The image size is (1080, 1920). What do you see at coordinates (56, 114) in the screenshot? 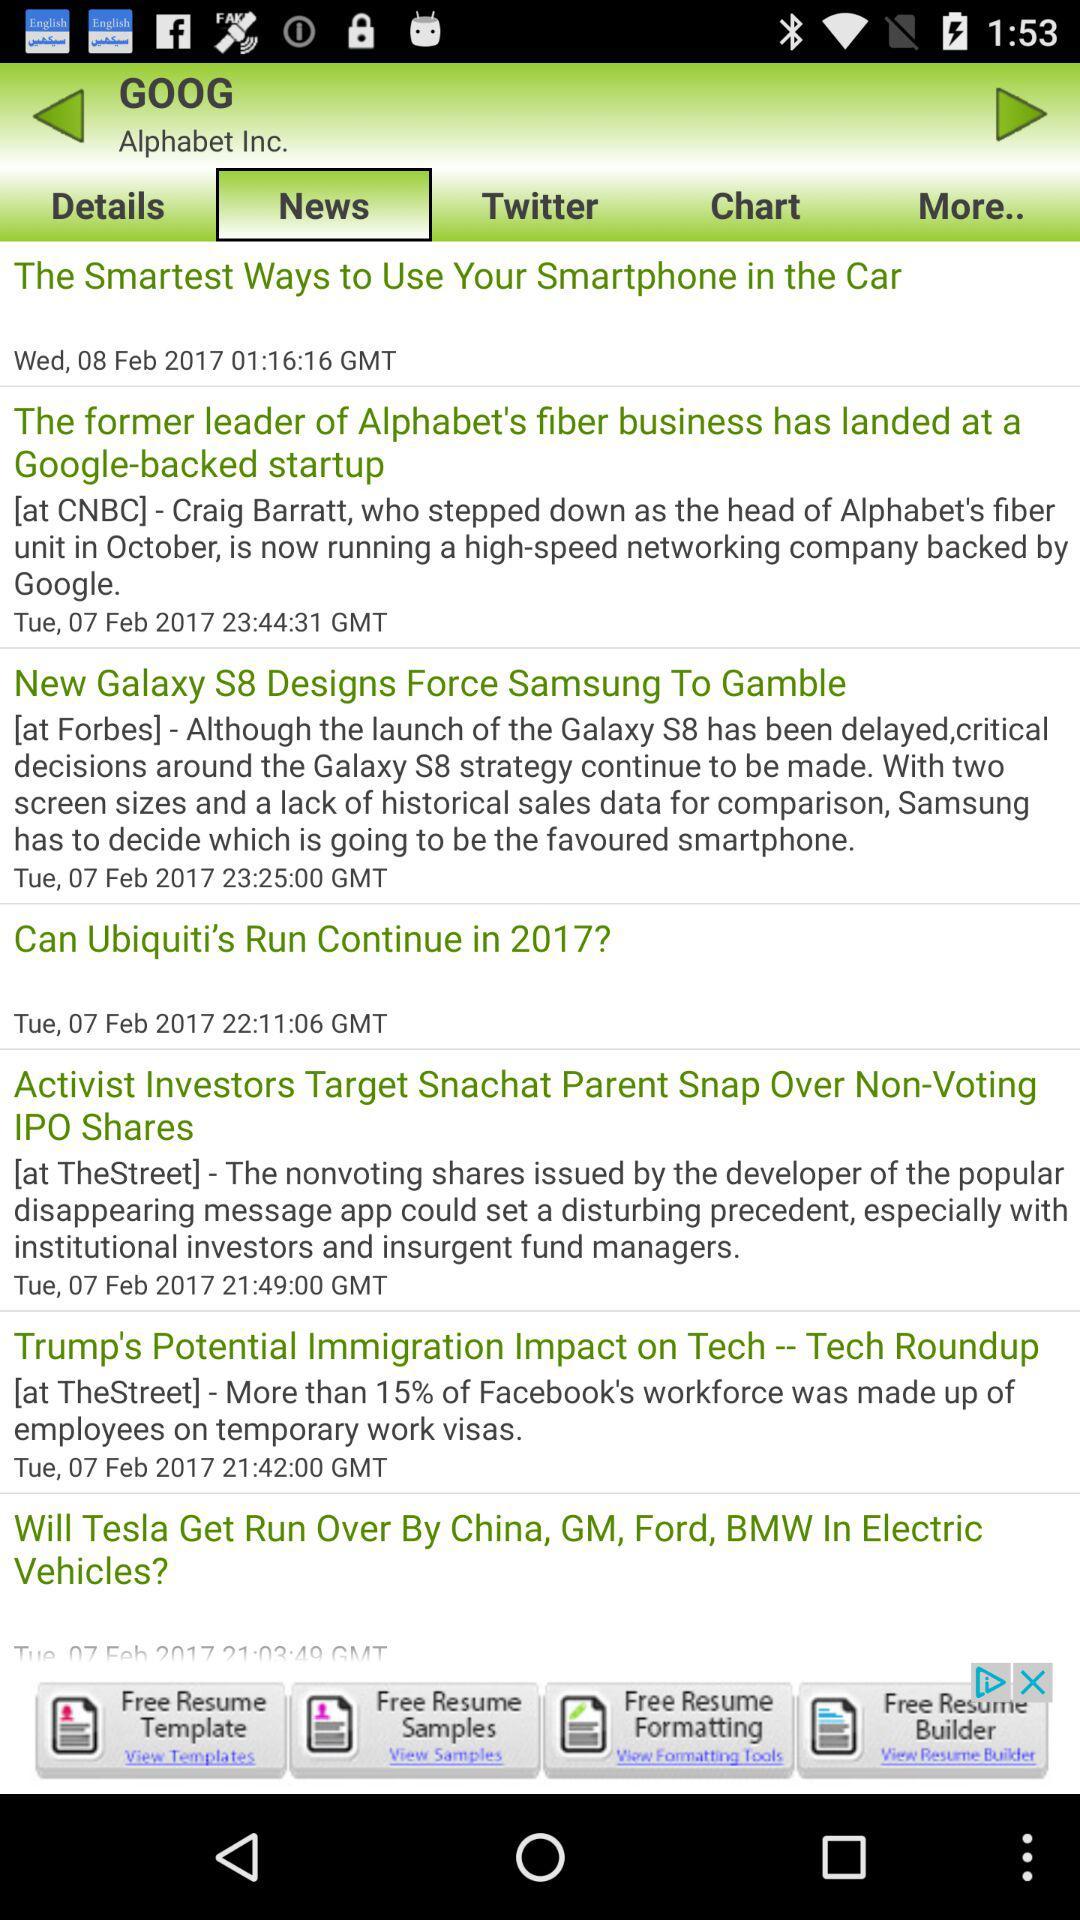
I see `previous page` at bounding box center [56, 114].